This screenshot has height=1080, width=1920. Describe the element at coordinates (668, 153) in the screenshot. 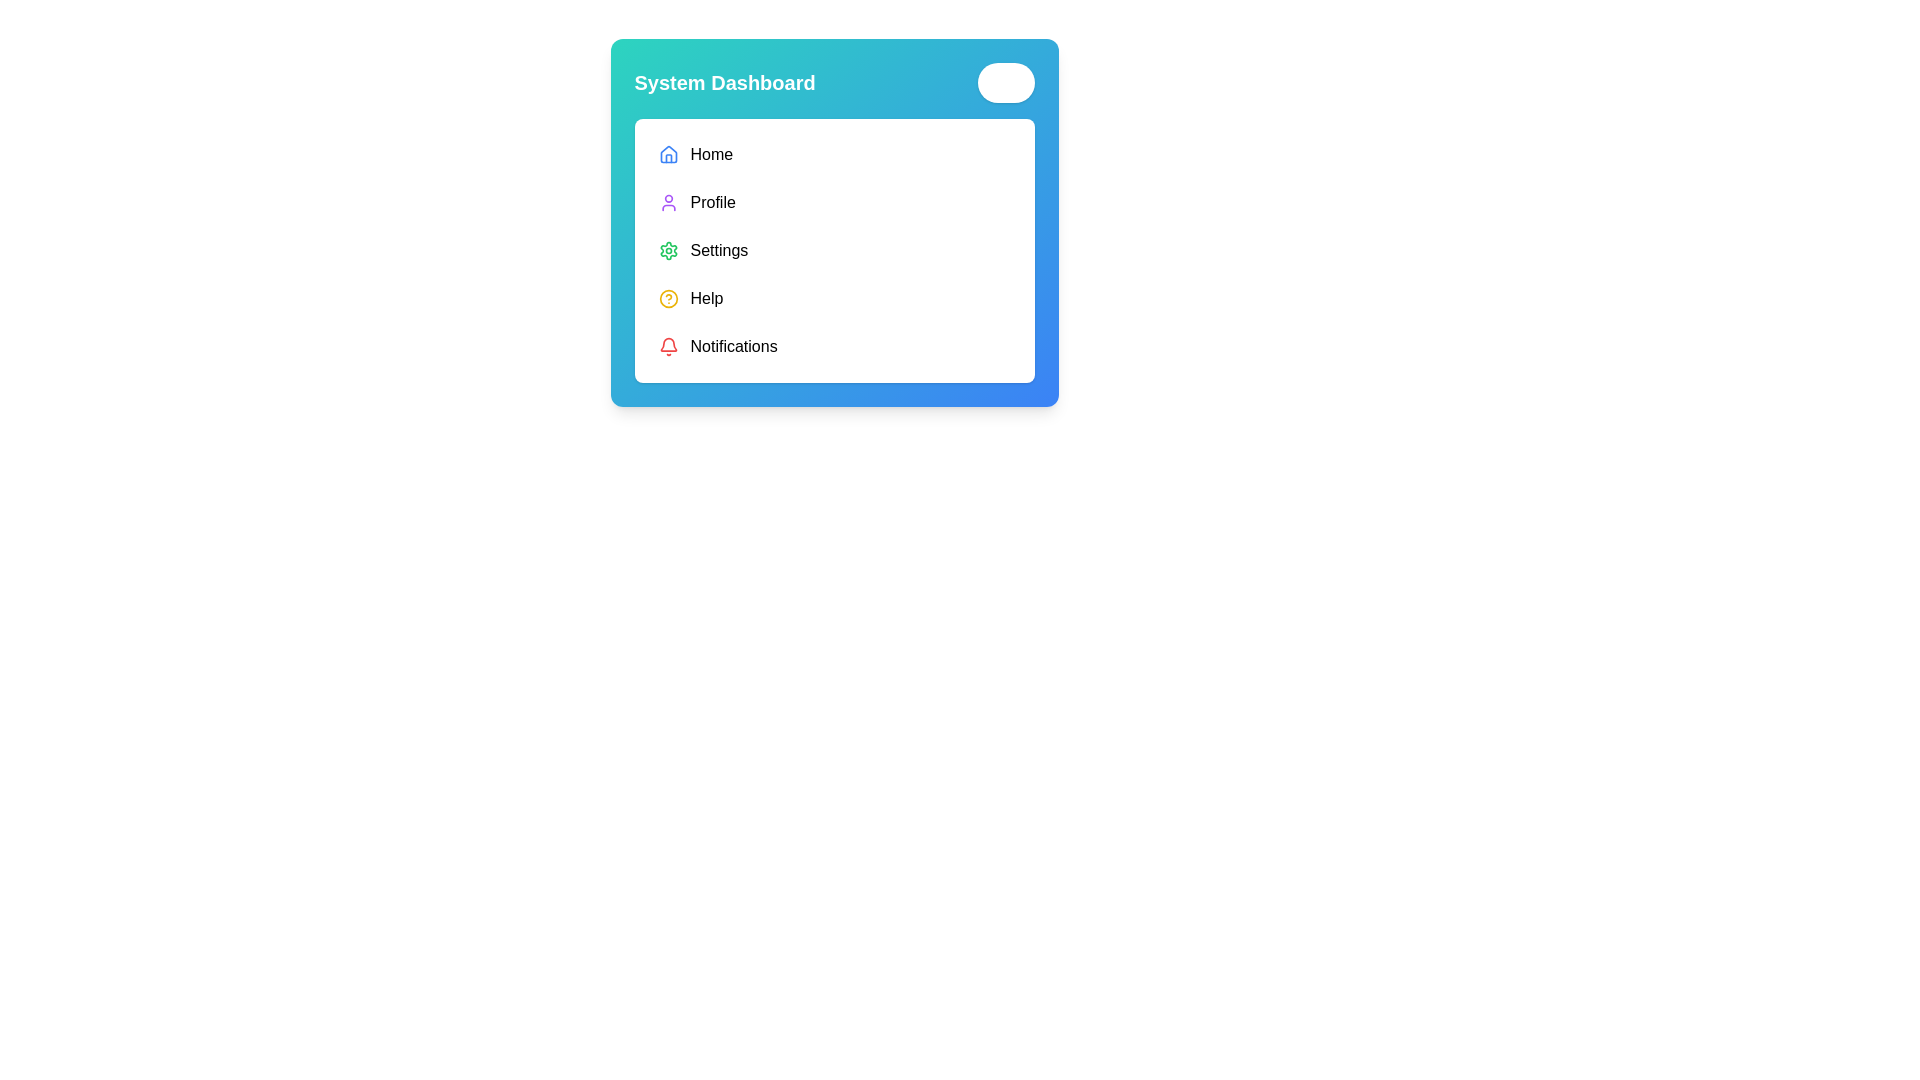

I see `the 'Home' icon located at the top-left corner of the vertical list in the dashboard panel` at that location.